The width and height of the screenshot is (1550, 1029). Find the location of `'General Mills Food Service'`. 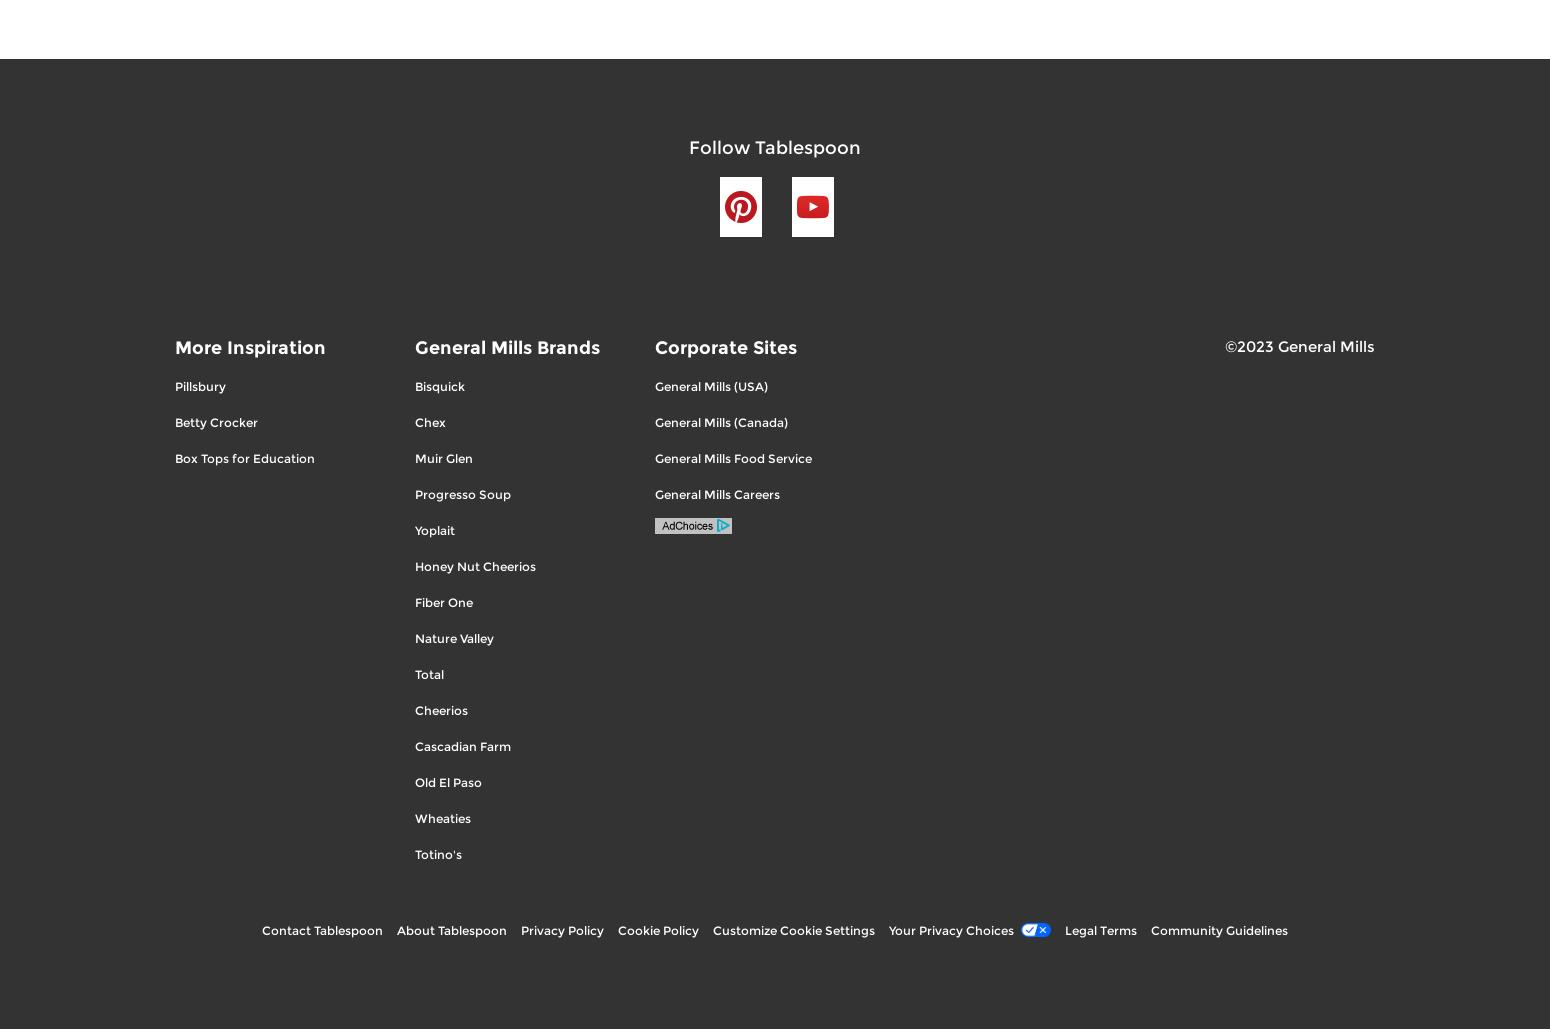

'General Mills Food Service' is located at coordinates (733, 457).